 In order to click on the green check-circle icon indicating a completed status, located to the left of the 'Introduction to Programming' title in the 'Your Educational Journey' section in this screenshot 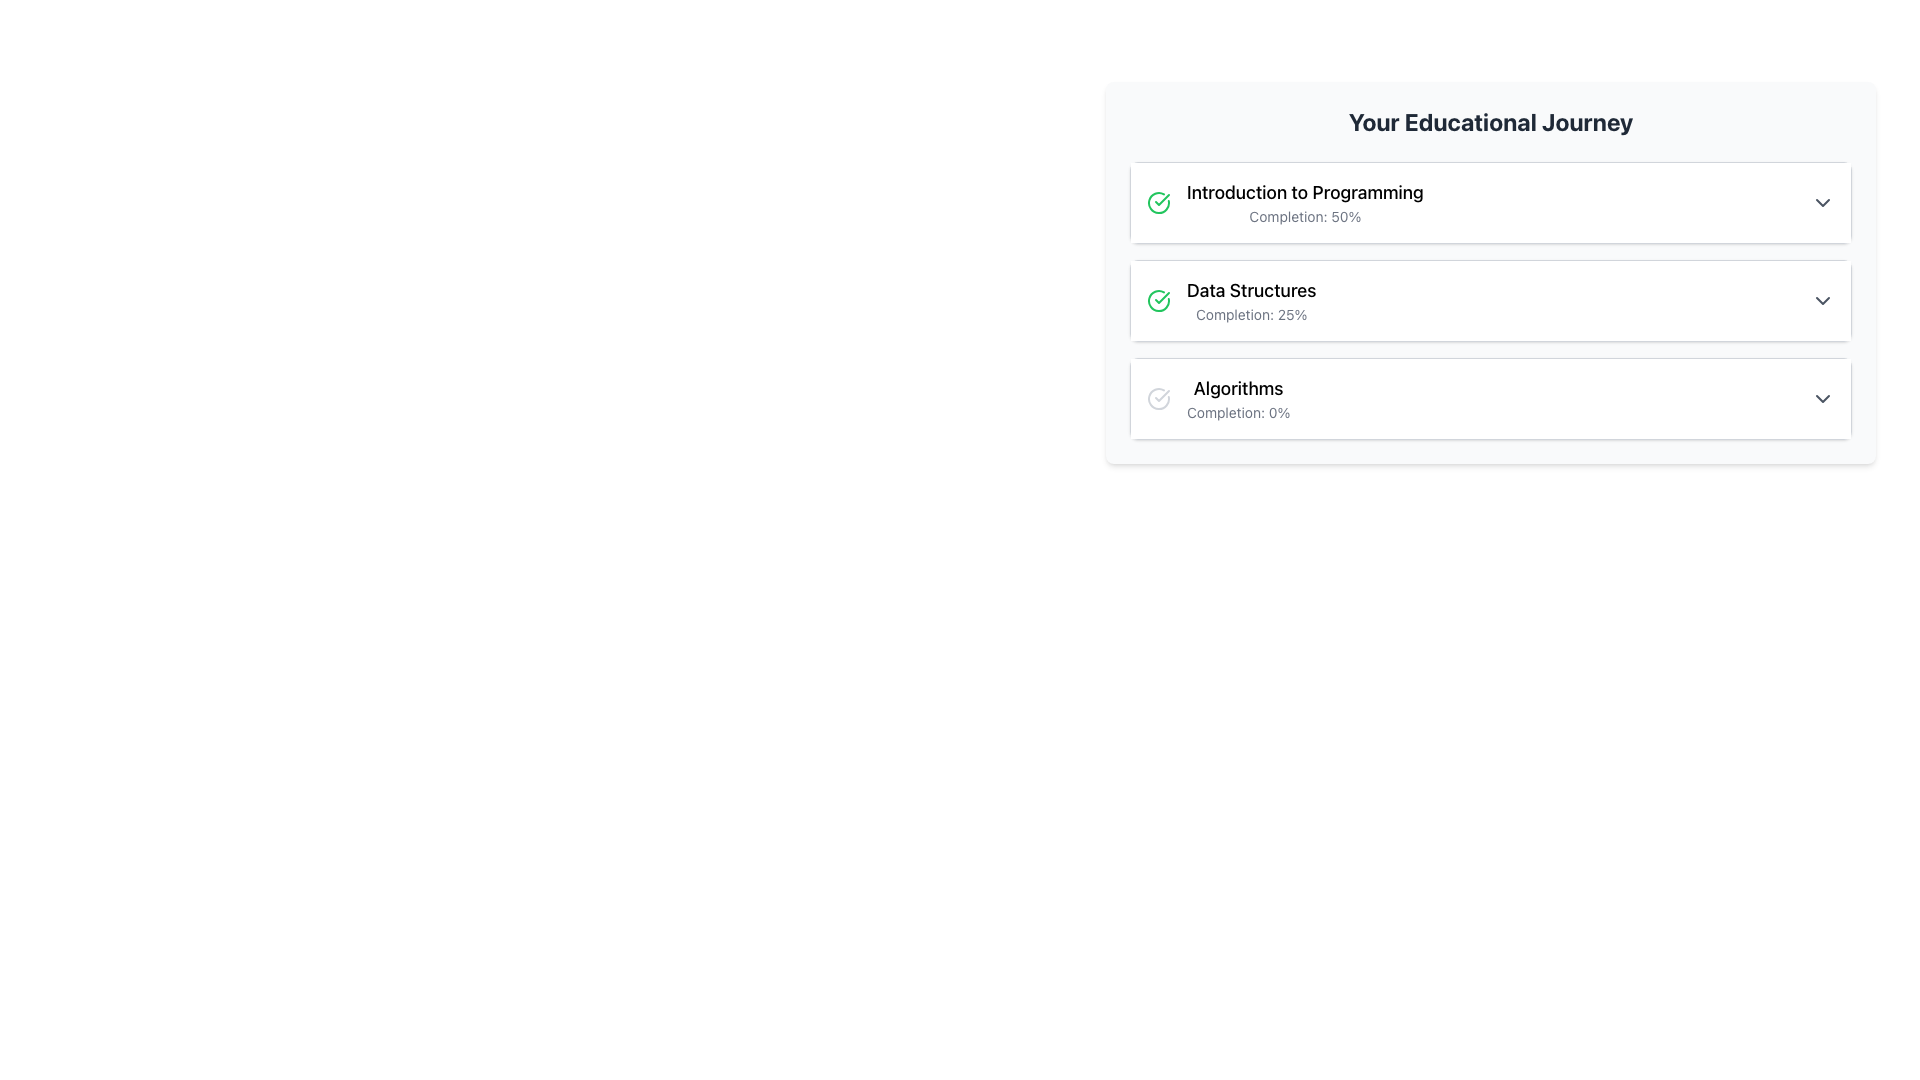, I will do `click(1158, 203)`.